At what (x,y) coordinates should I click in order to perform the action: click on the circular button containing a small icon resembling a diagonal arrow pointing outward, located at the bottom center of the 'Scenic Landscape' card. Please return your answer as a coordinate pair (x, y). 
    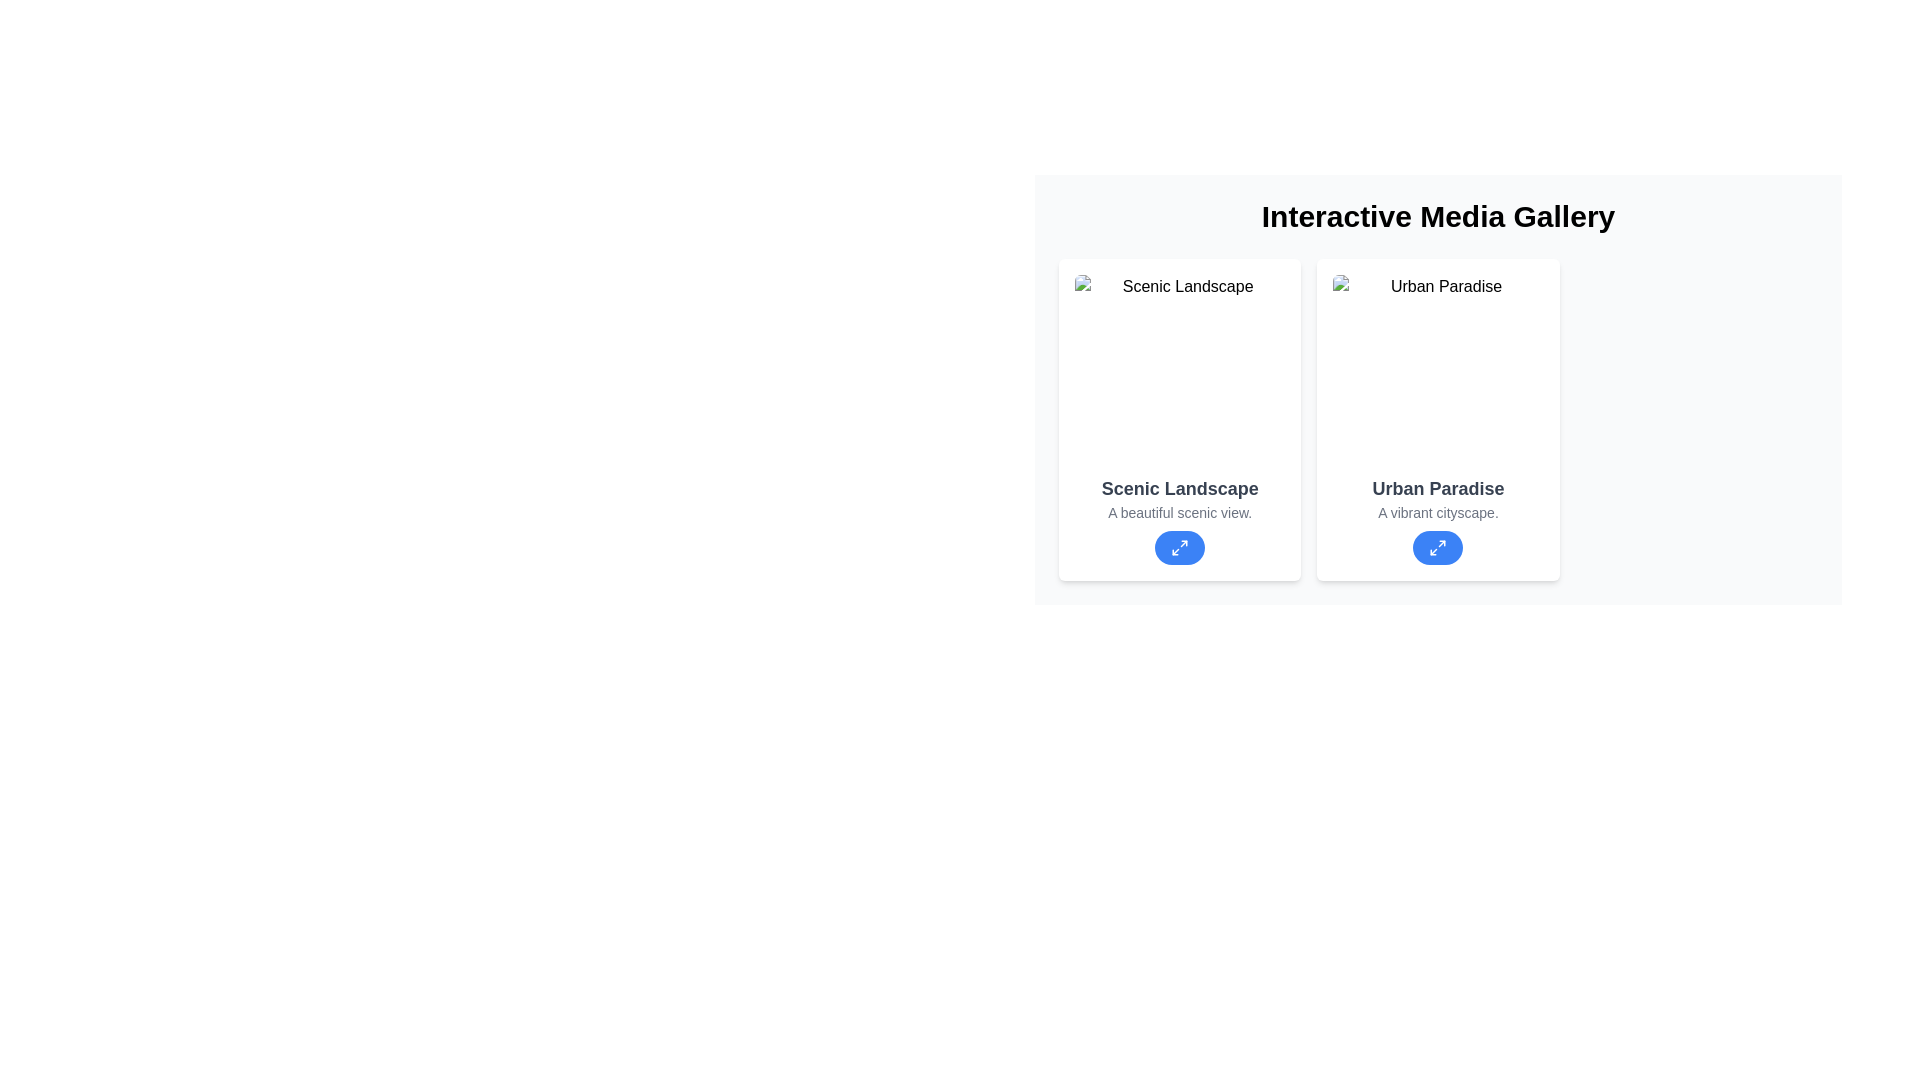
    Looking at the image, I should click on (1180, 547).